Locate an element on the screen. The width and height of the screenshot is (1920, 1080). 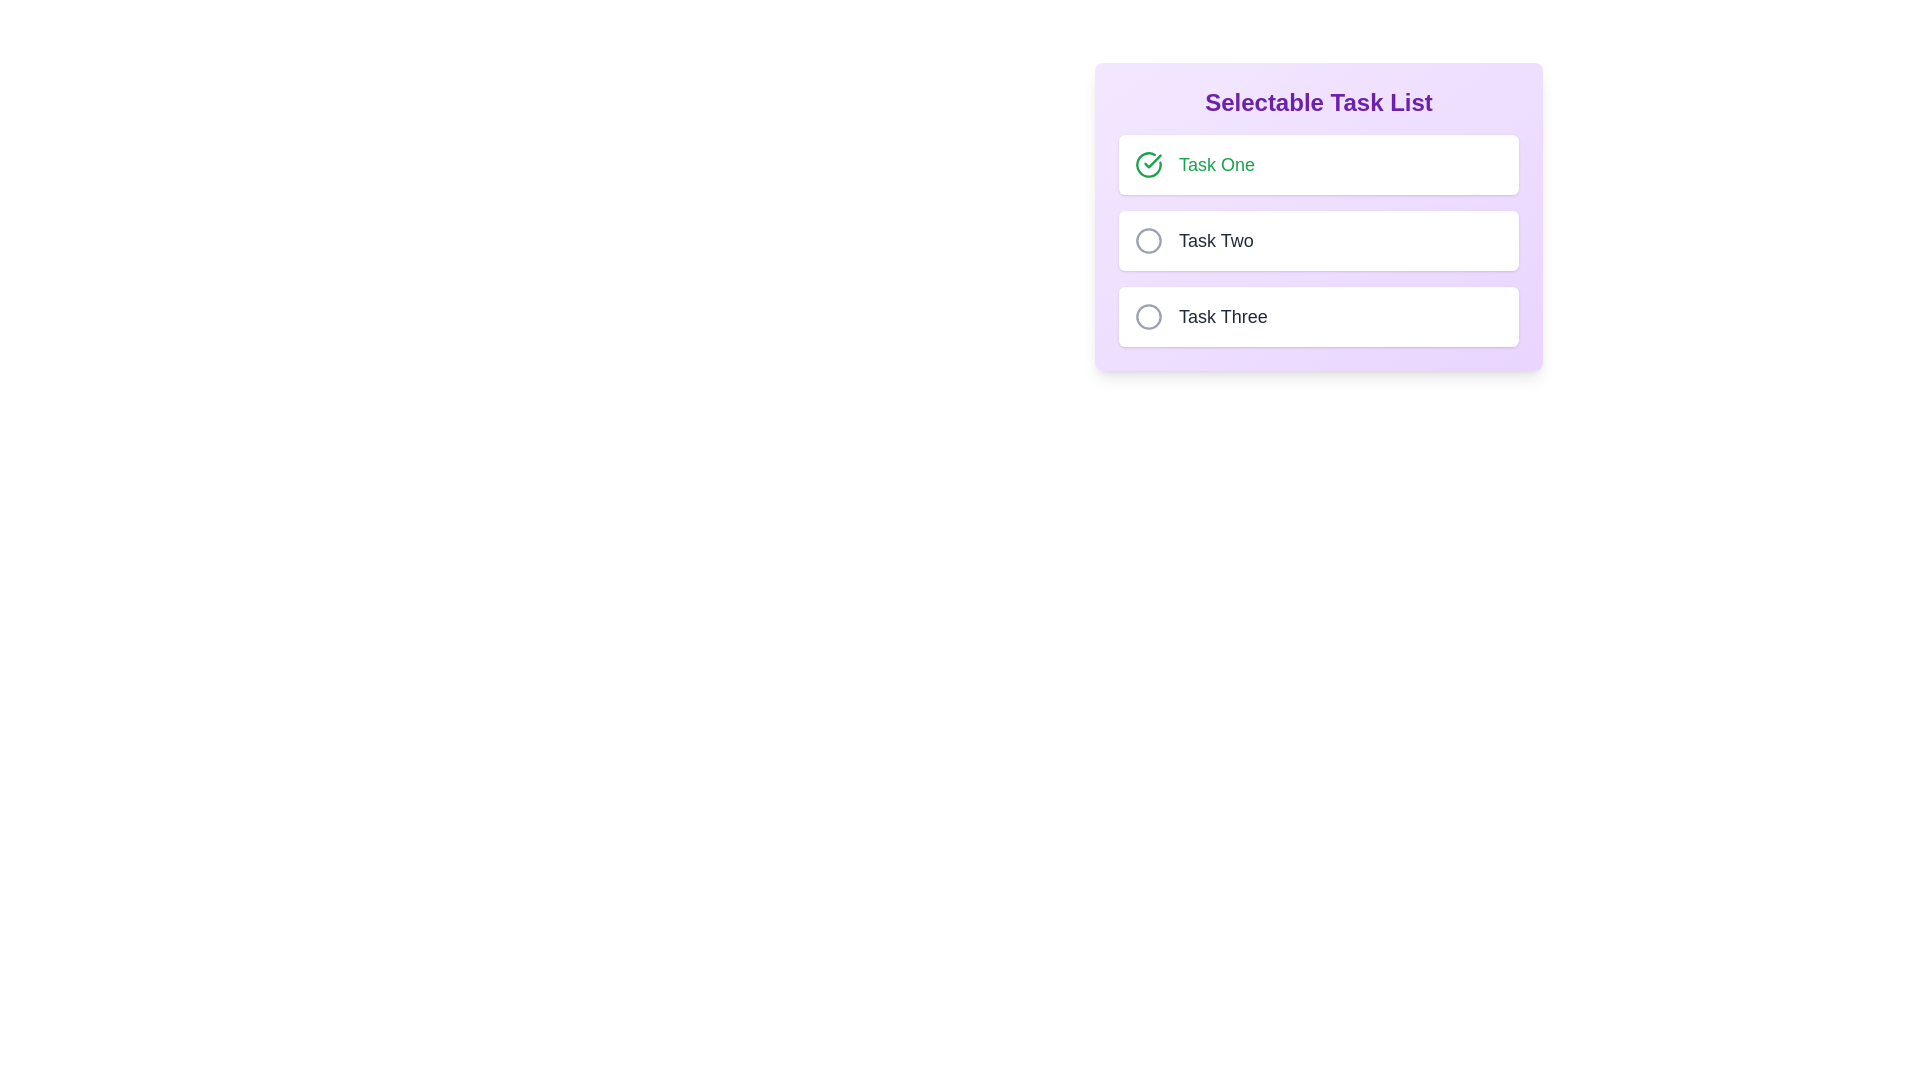
the static text 'Task Three', which is the third option in a vertical list of selectable tasks, styled in bold dark-gray font and positioned to the right of an empty radio button circle is located at coordinates (1222, 315).